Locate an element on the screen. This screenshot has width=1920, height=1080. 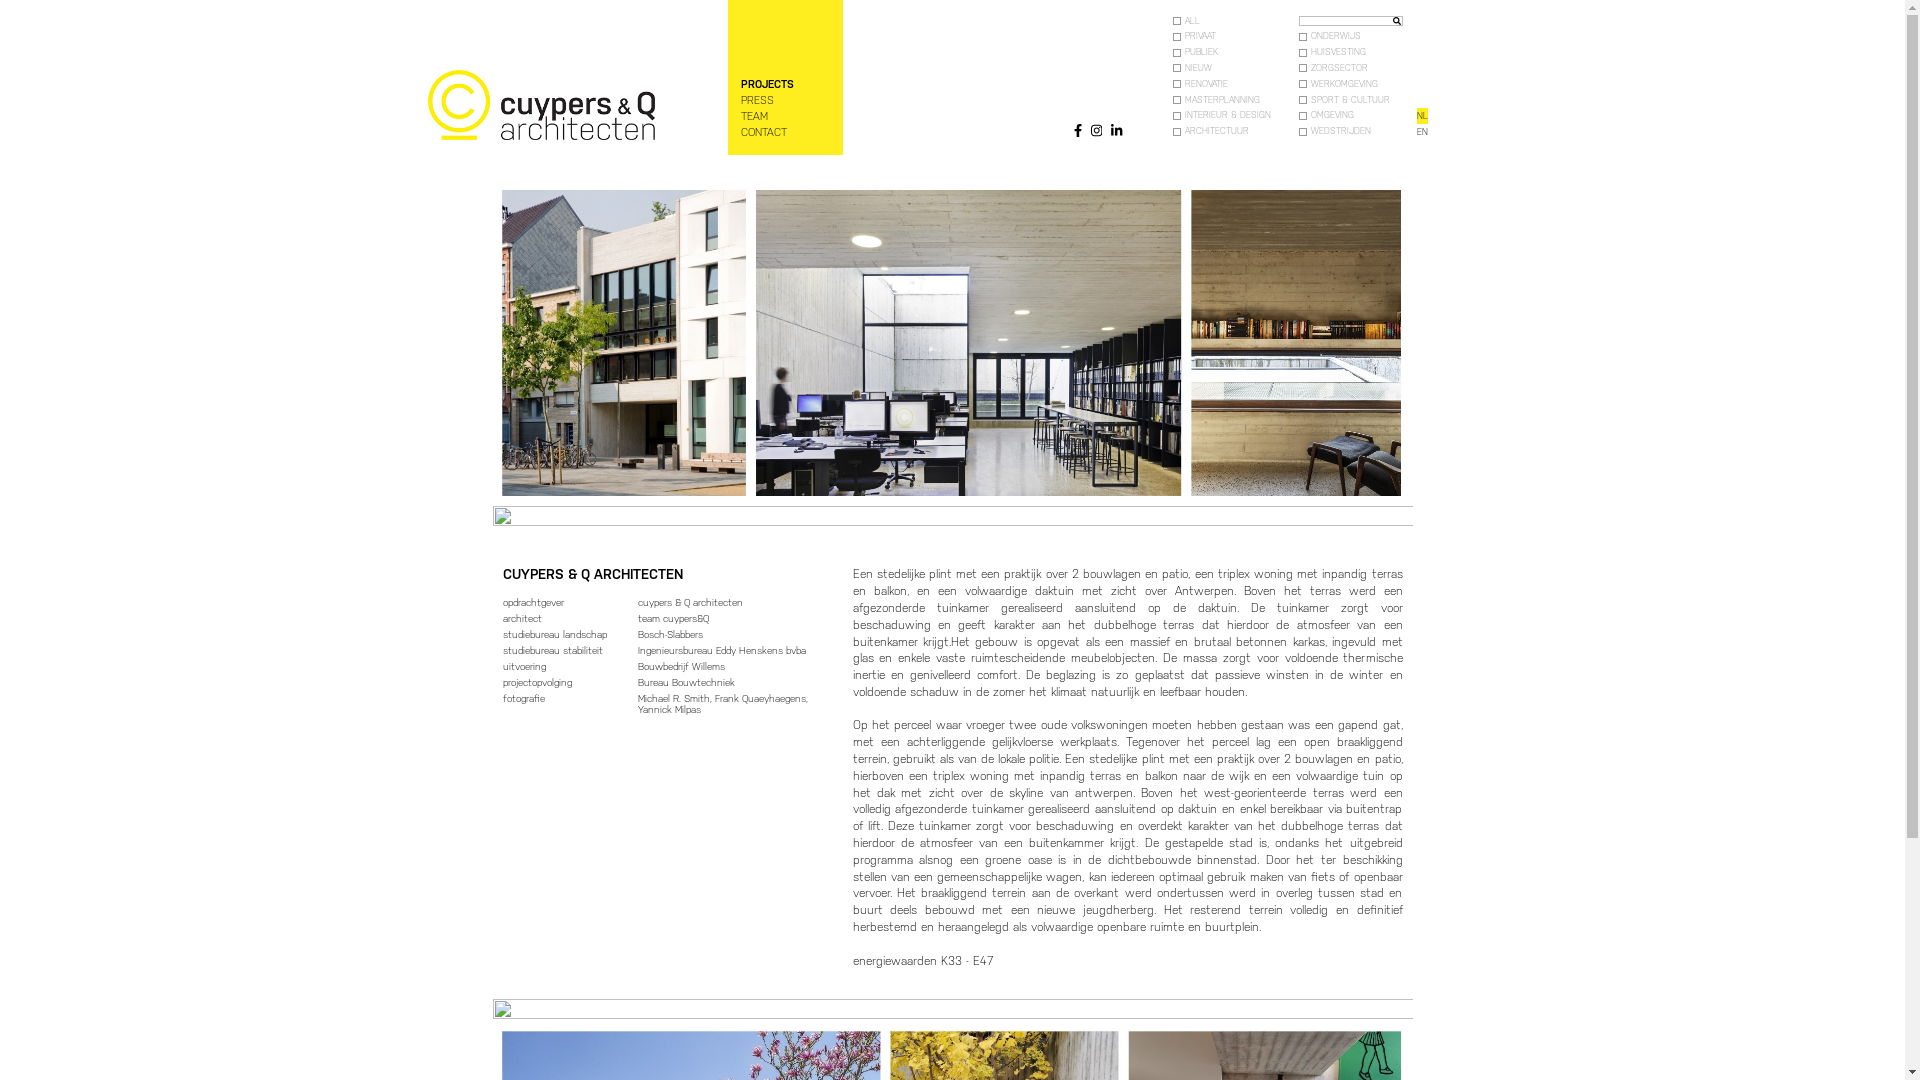
'PRESS' is located at coordinates (755, 100).